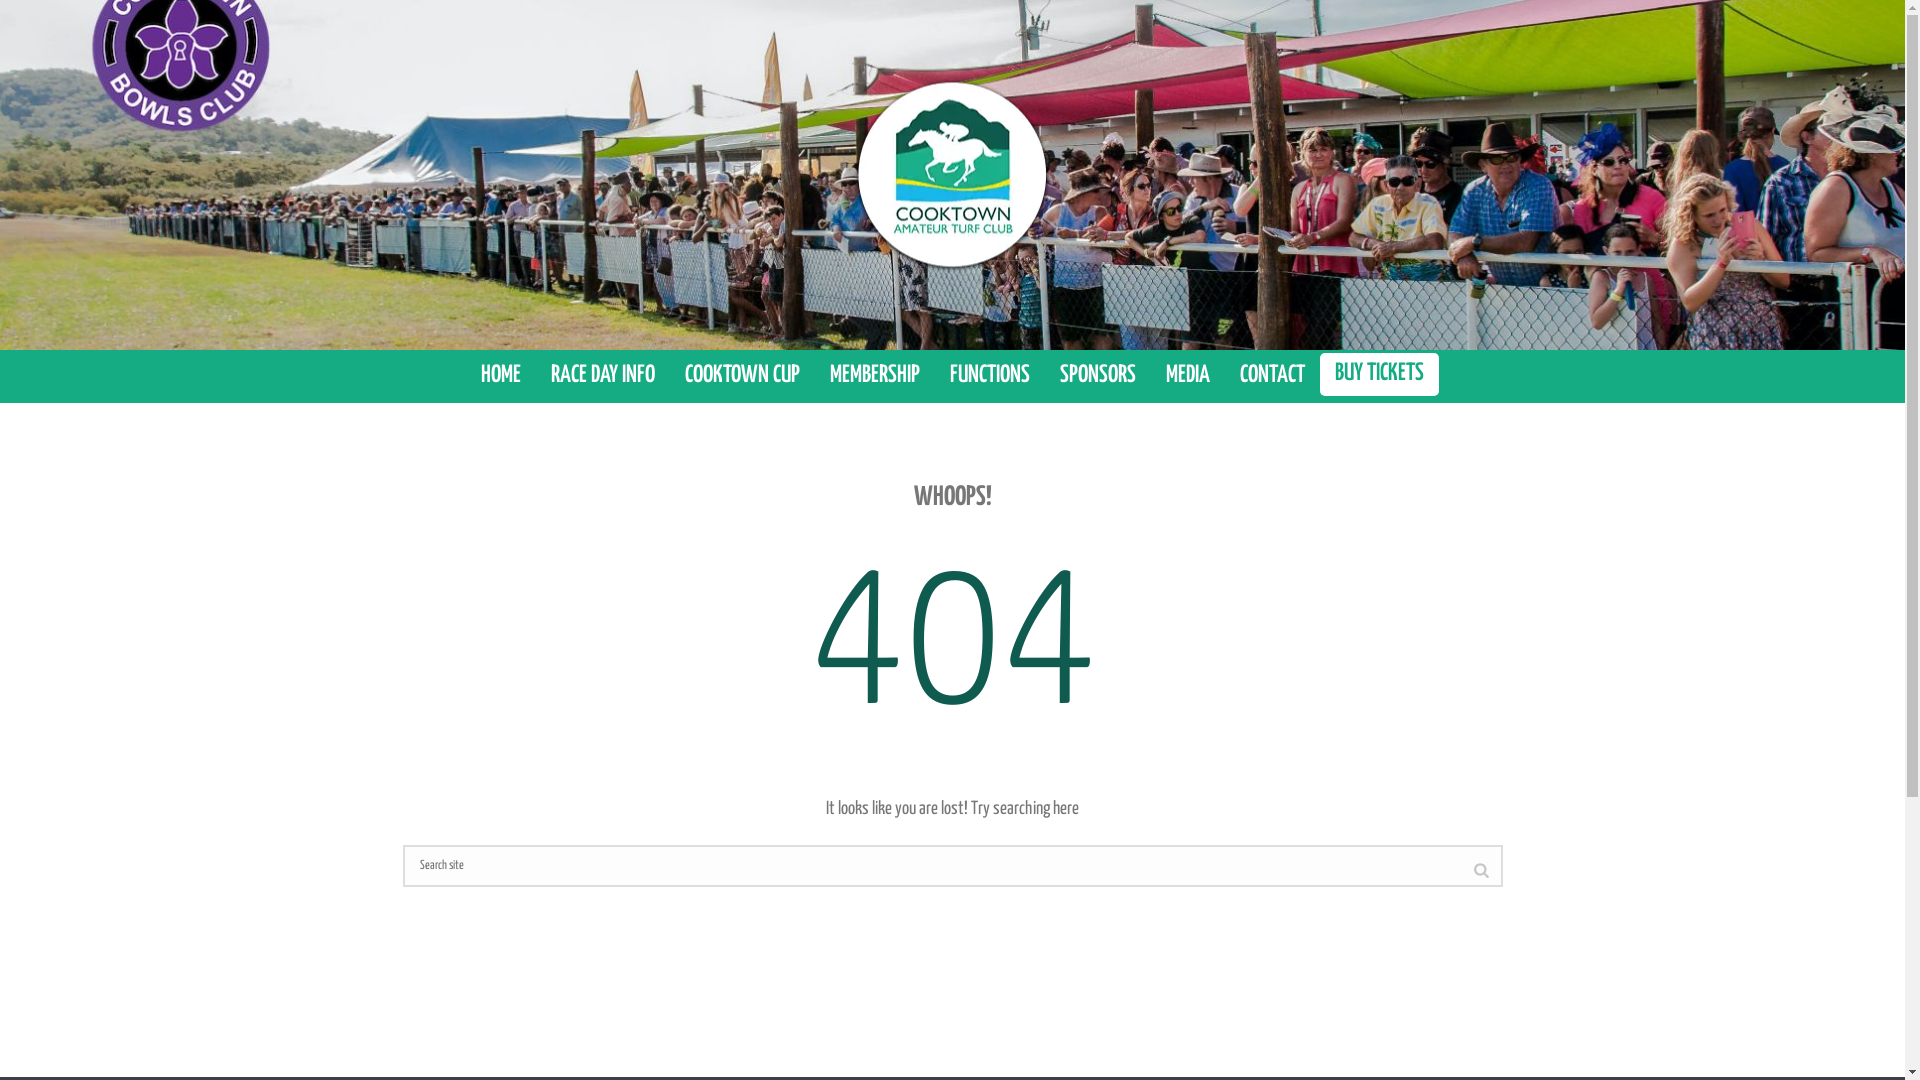 The width and height of the screenshot is (1920, 1080). What do you see at coordinates (1378, 374) in the screenshot?
I see `'BUY TICKETS'` at bounding box center [1378, 374].